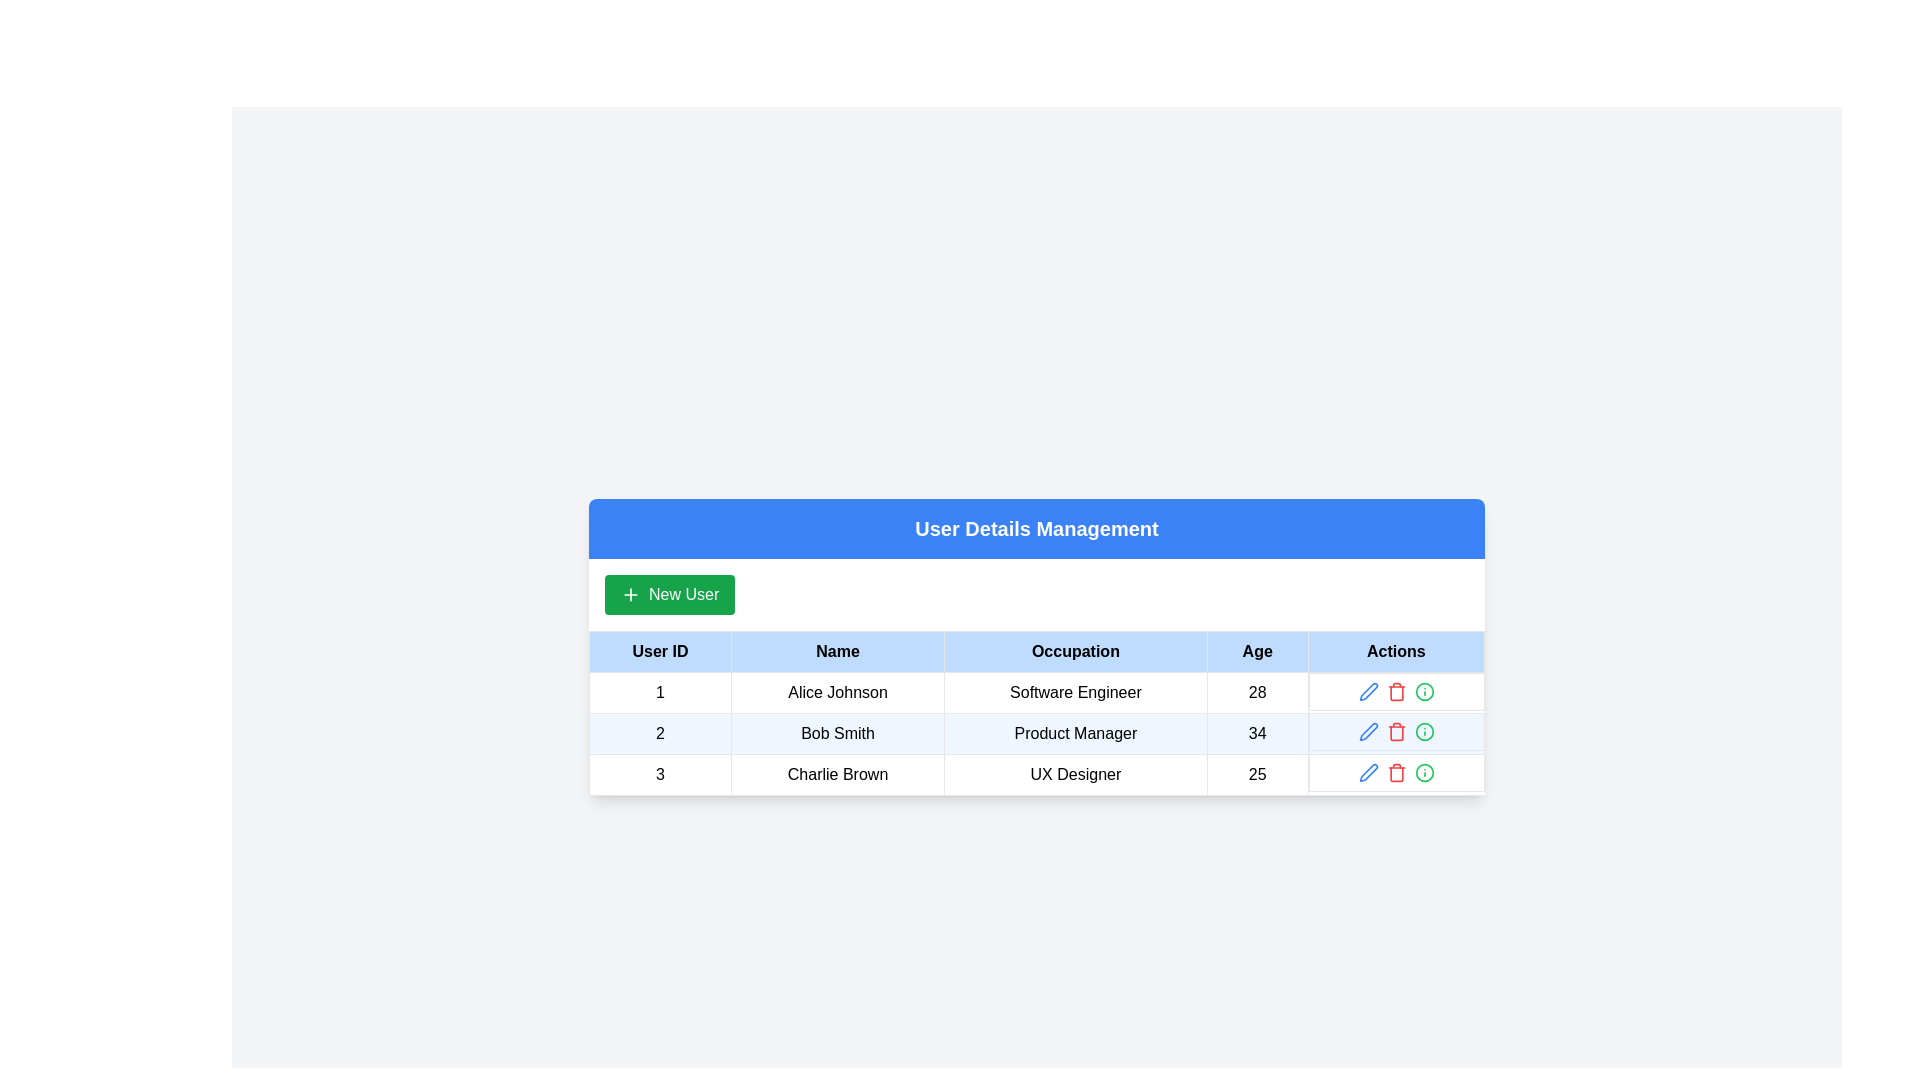 Image resolution: width=1920 pixels, height=1080 pixels. Describe the element at coordinates (838, 691) in the screenshot. I see `the Text label displaying 'Alice Johnson' located in the second cell of the first row in the table under the 'Name' column for accessibility` at that location.